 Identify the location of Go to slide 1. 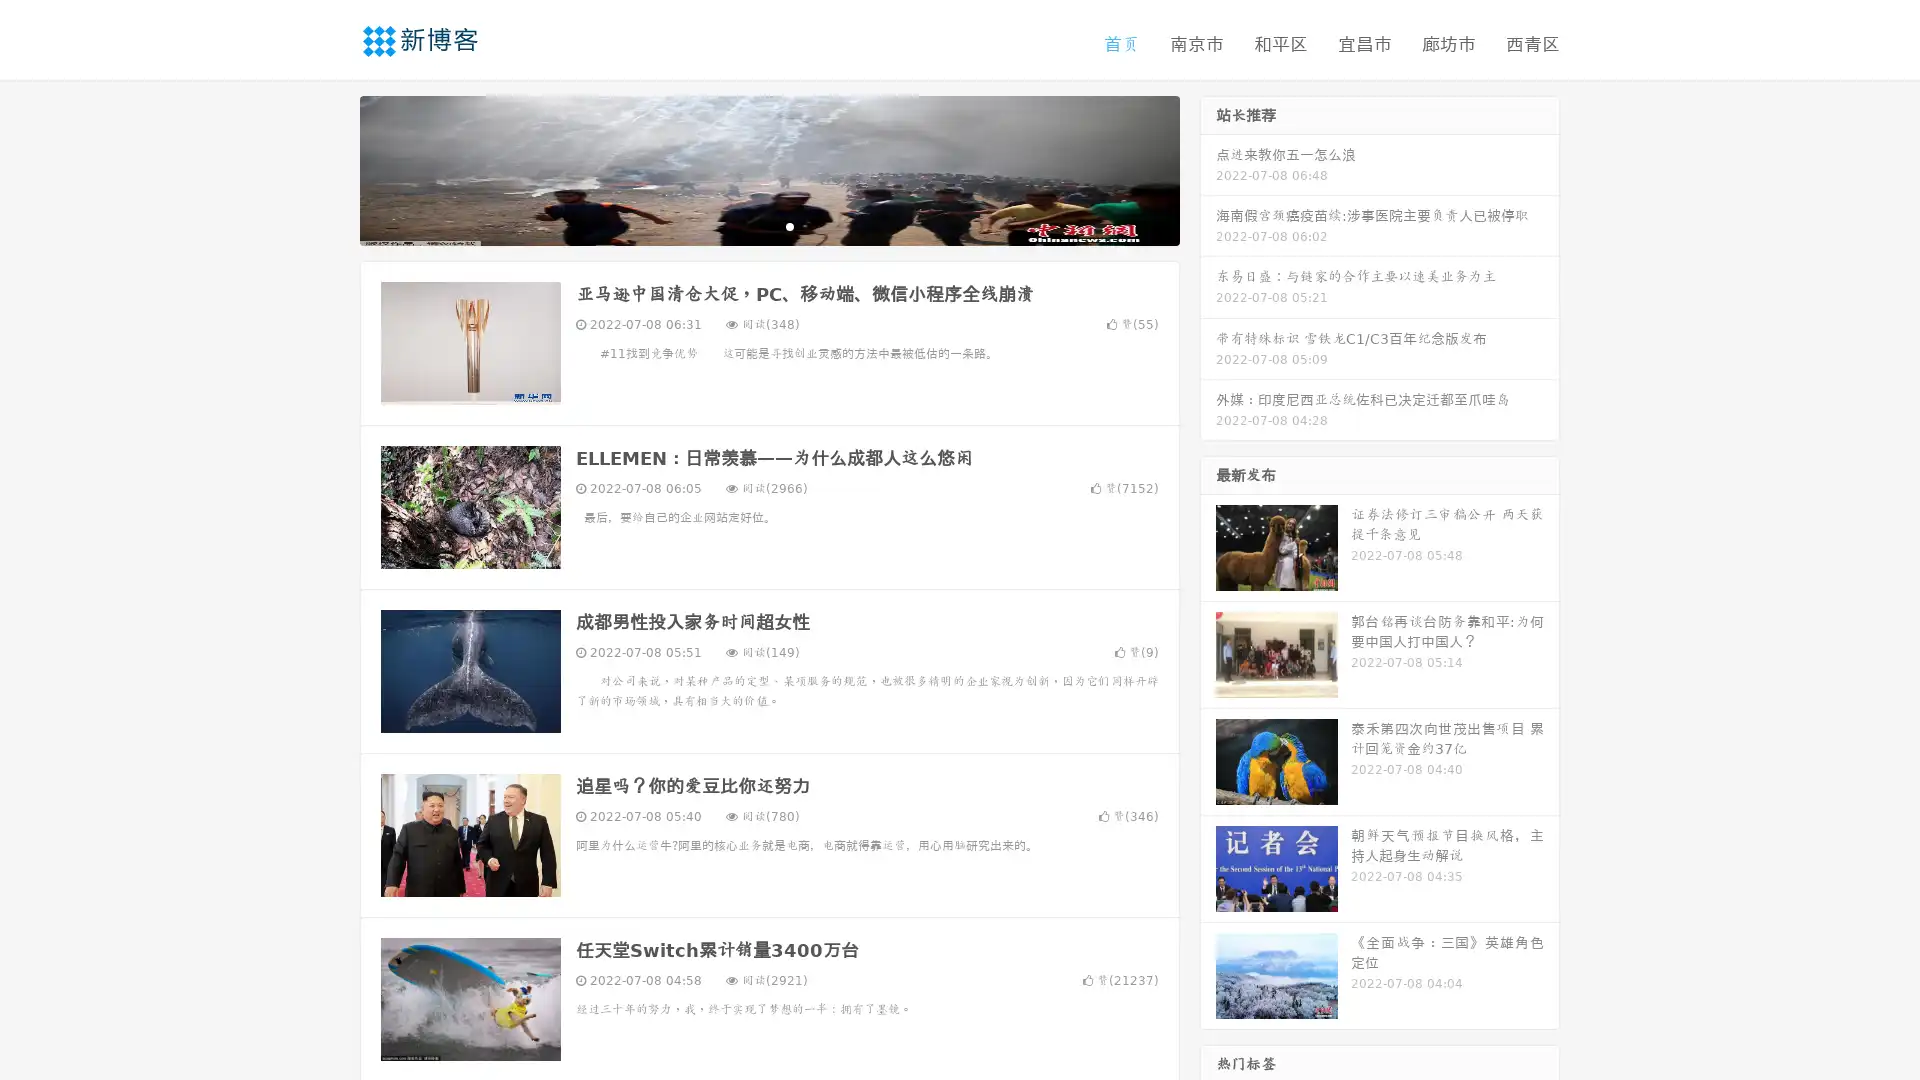
(748, 225).